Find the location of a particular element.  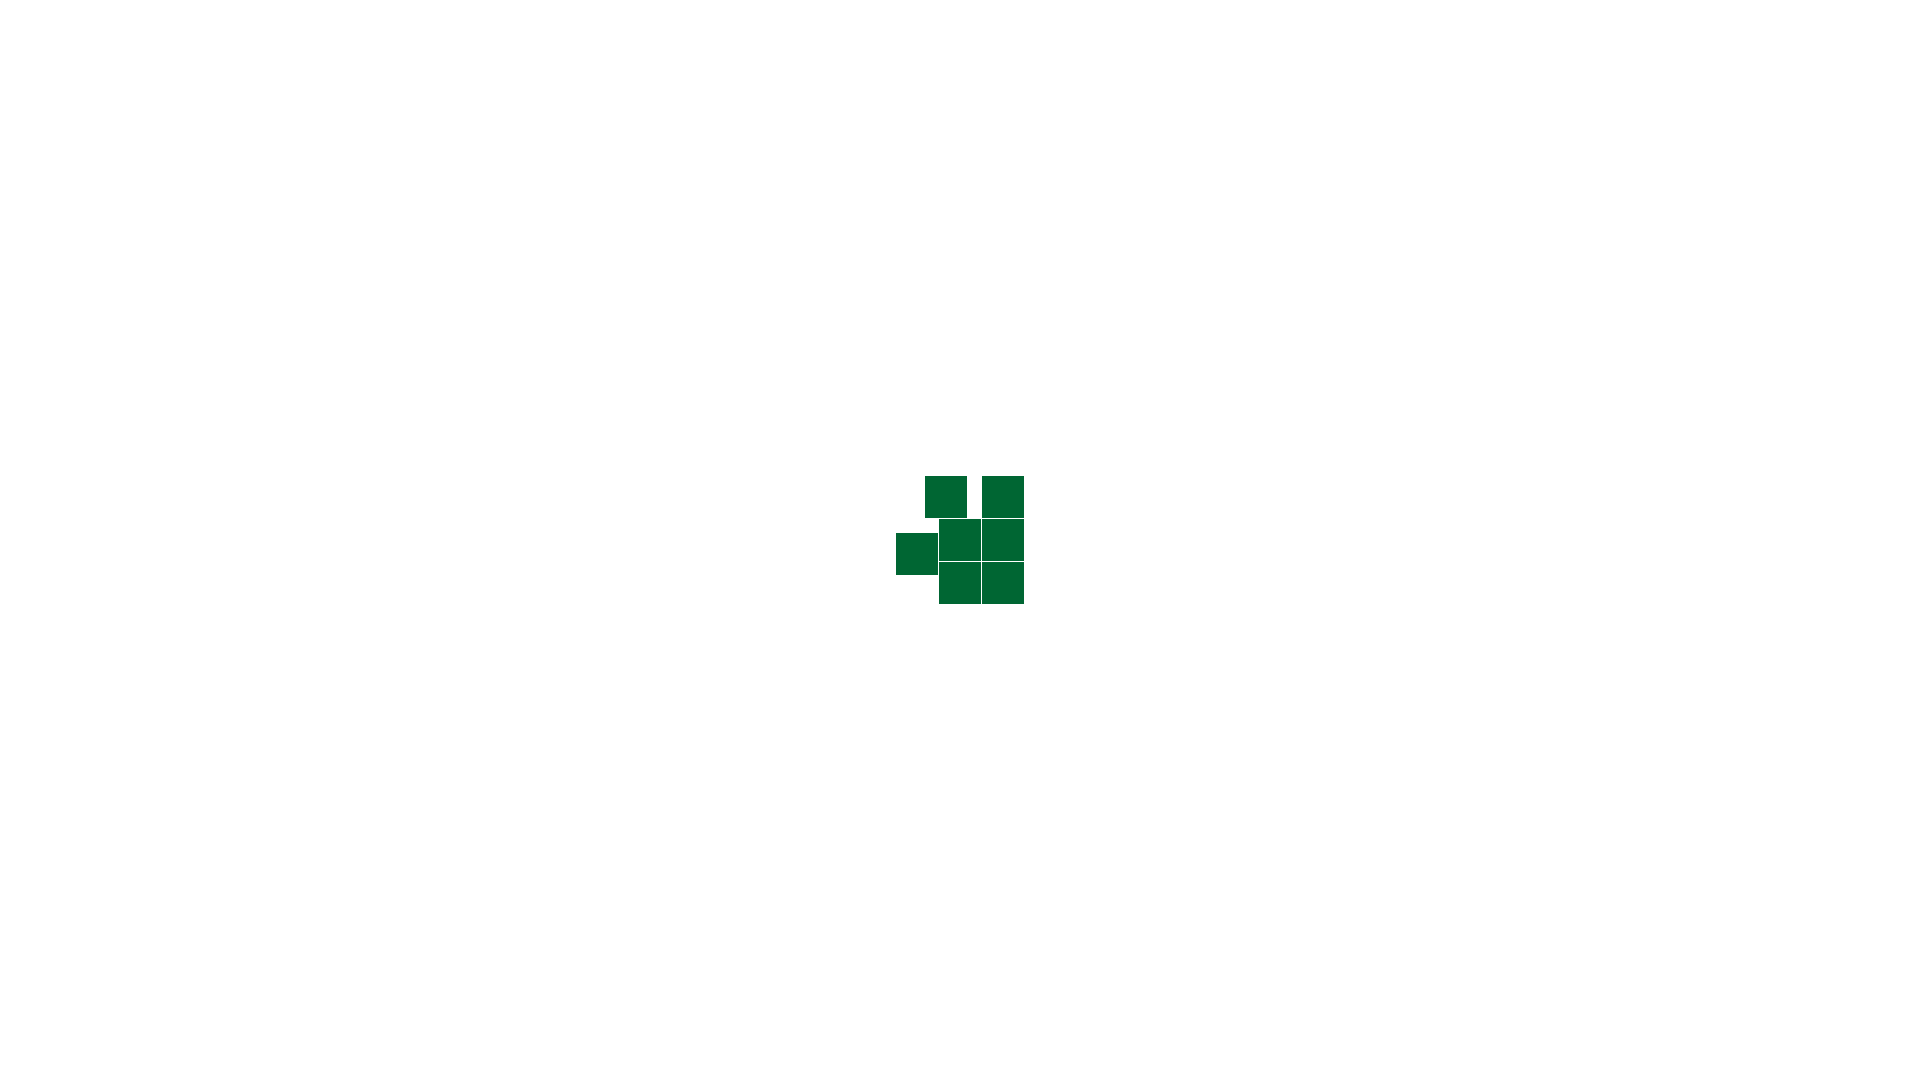

' 08 8284 8333' is located at coordinates (1147, 31).